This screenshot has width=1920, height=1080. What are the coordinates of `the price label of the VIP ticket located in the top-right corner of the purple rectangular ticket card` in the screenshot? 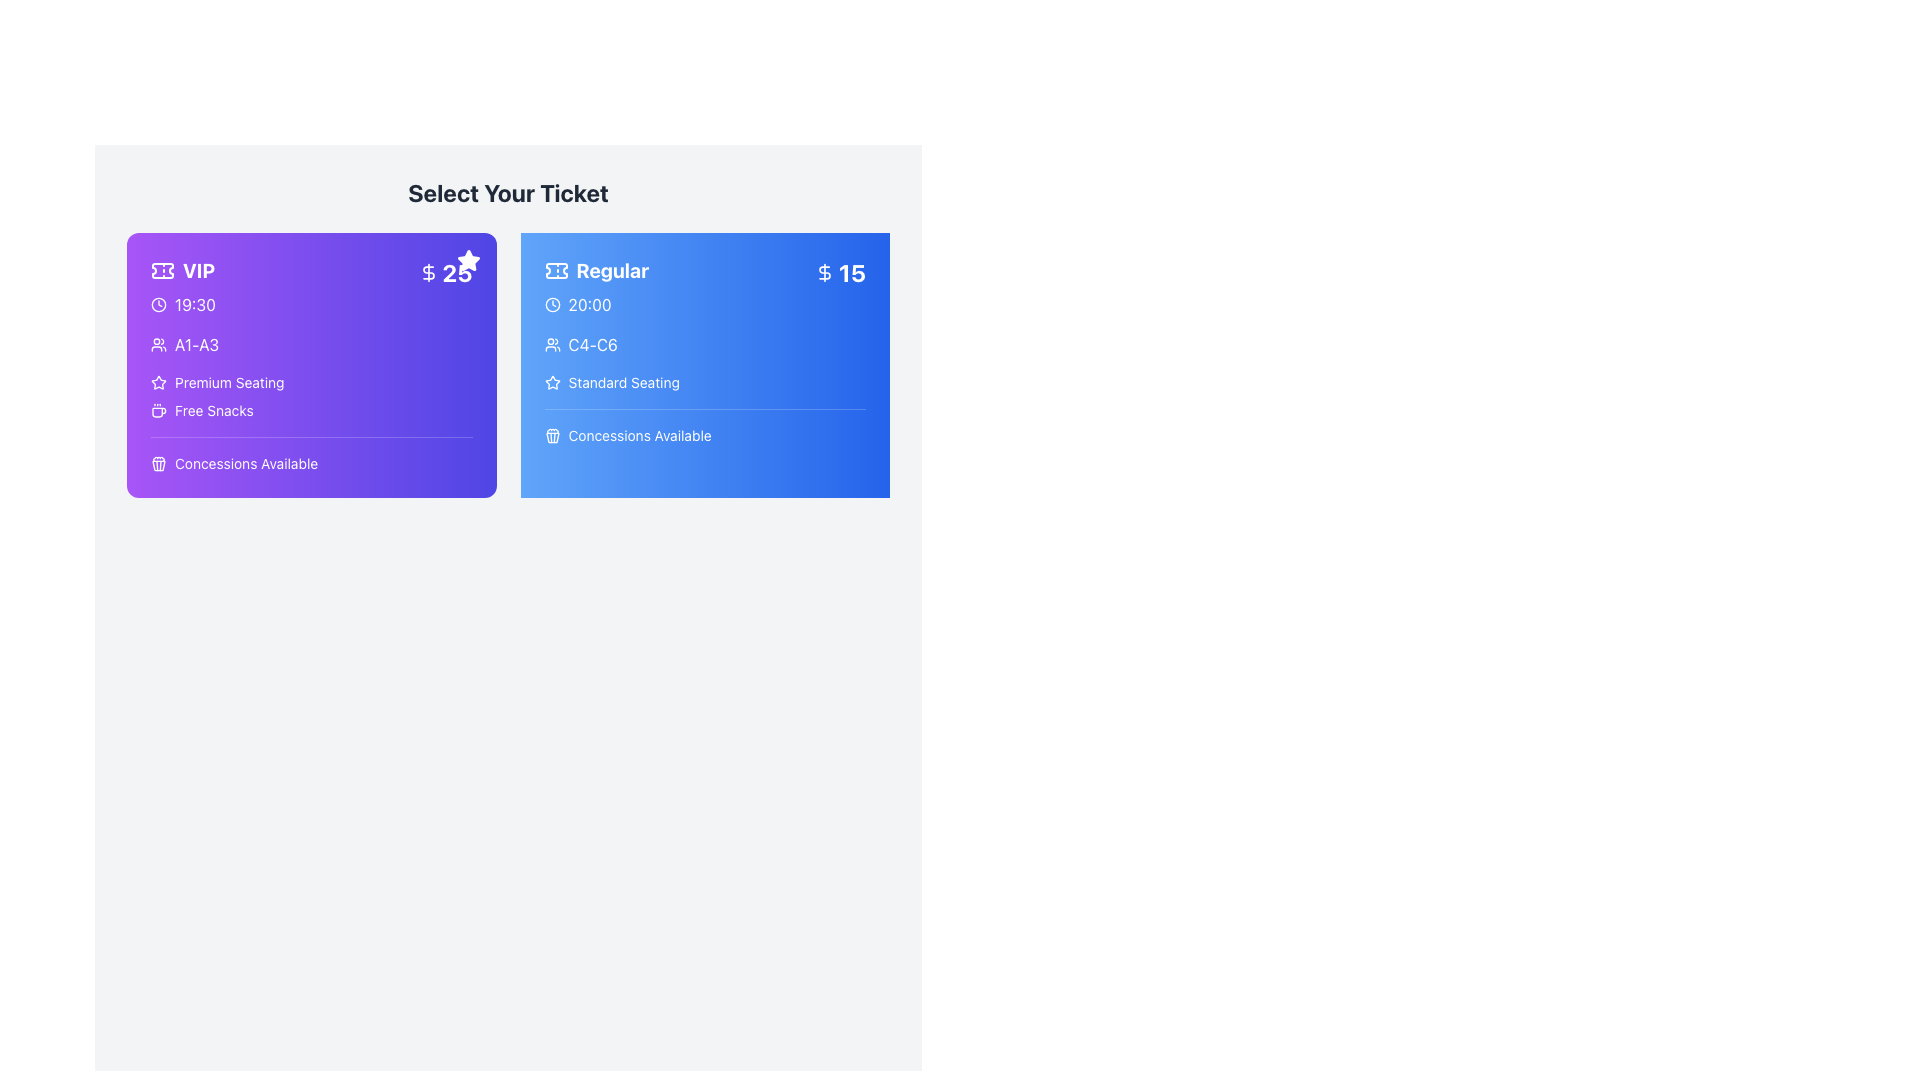 It's located at (444, 273).